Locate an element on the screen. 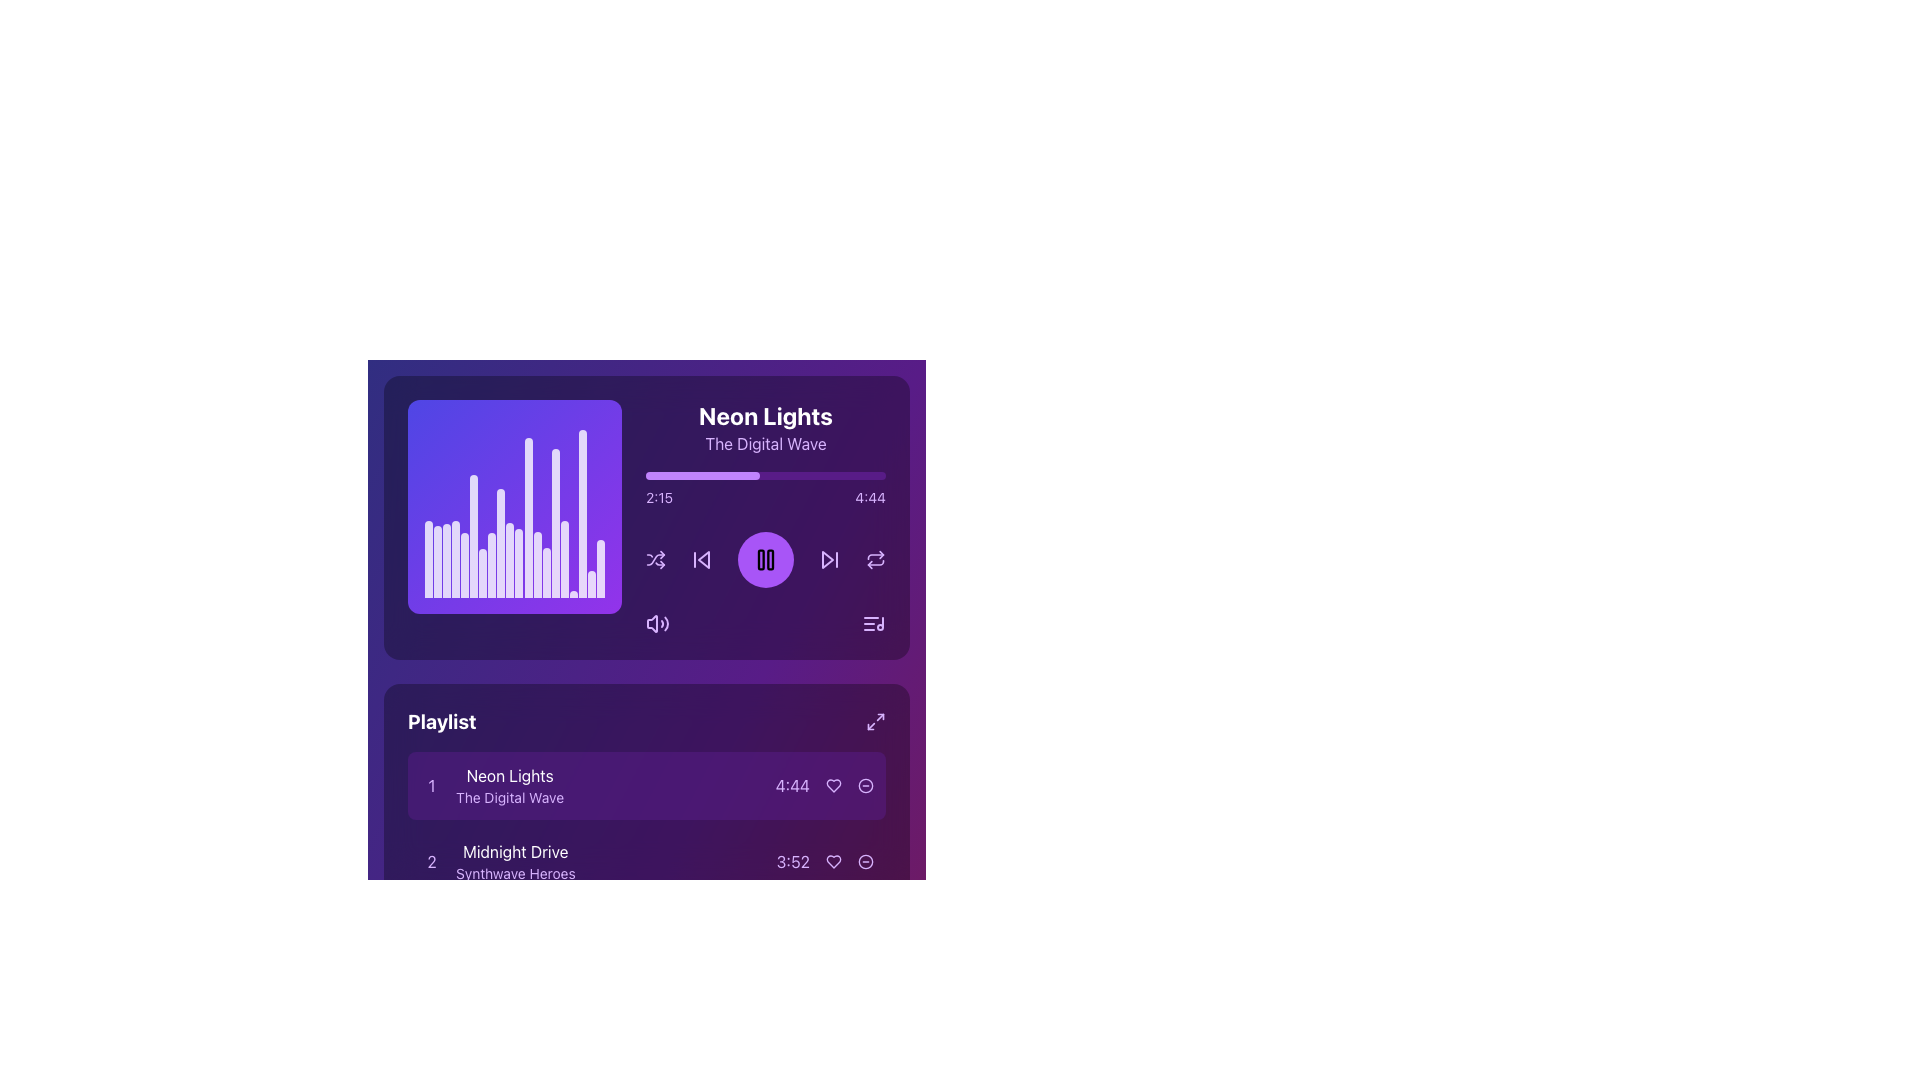  the animation of the 17th vertical graphical bar in the visualizer, which is styled in white with a semi-transparent finish and has rounded top edges is located at coordinates (563, 559).